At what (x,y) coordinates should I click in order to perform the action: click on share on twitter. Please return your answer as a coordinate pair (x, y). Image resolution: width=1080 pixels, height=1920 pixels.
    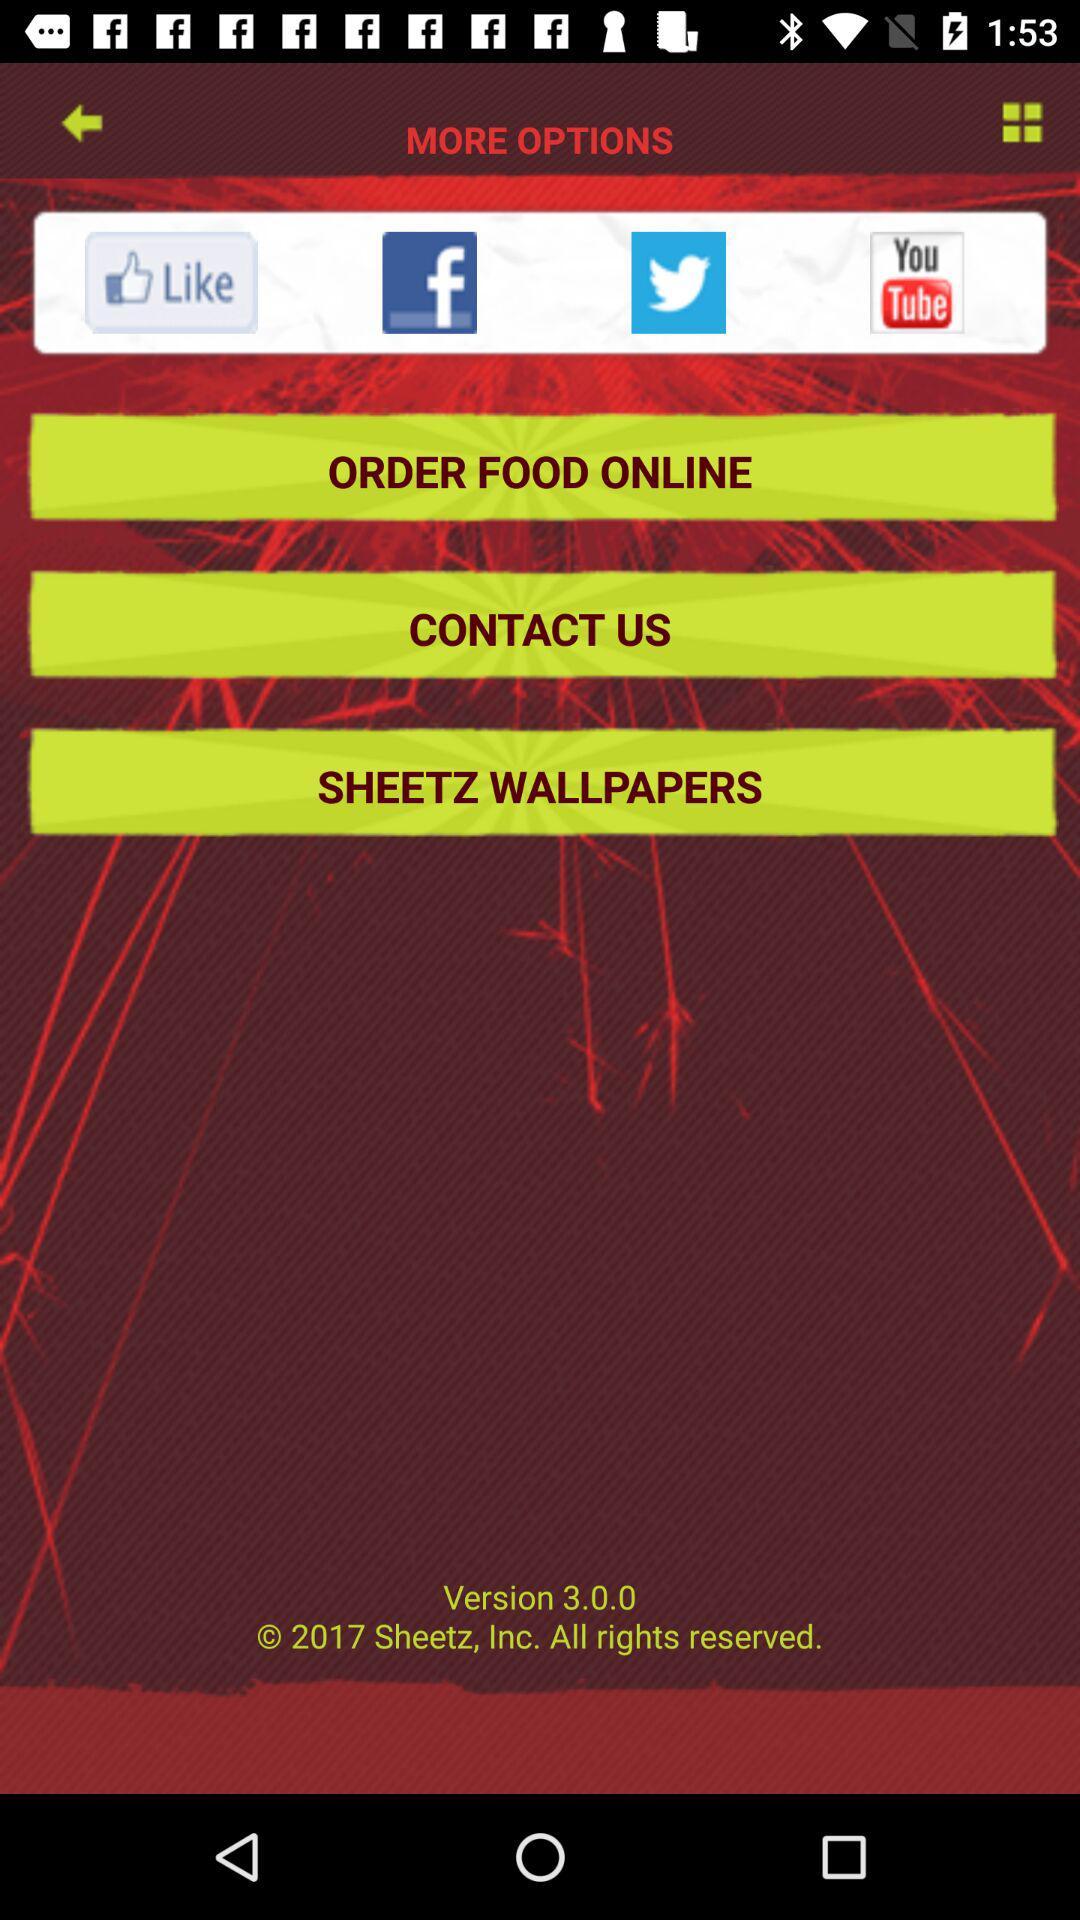
    Looking at the image, I should click on (677, 281).